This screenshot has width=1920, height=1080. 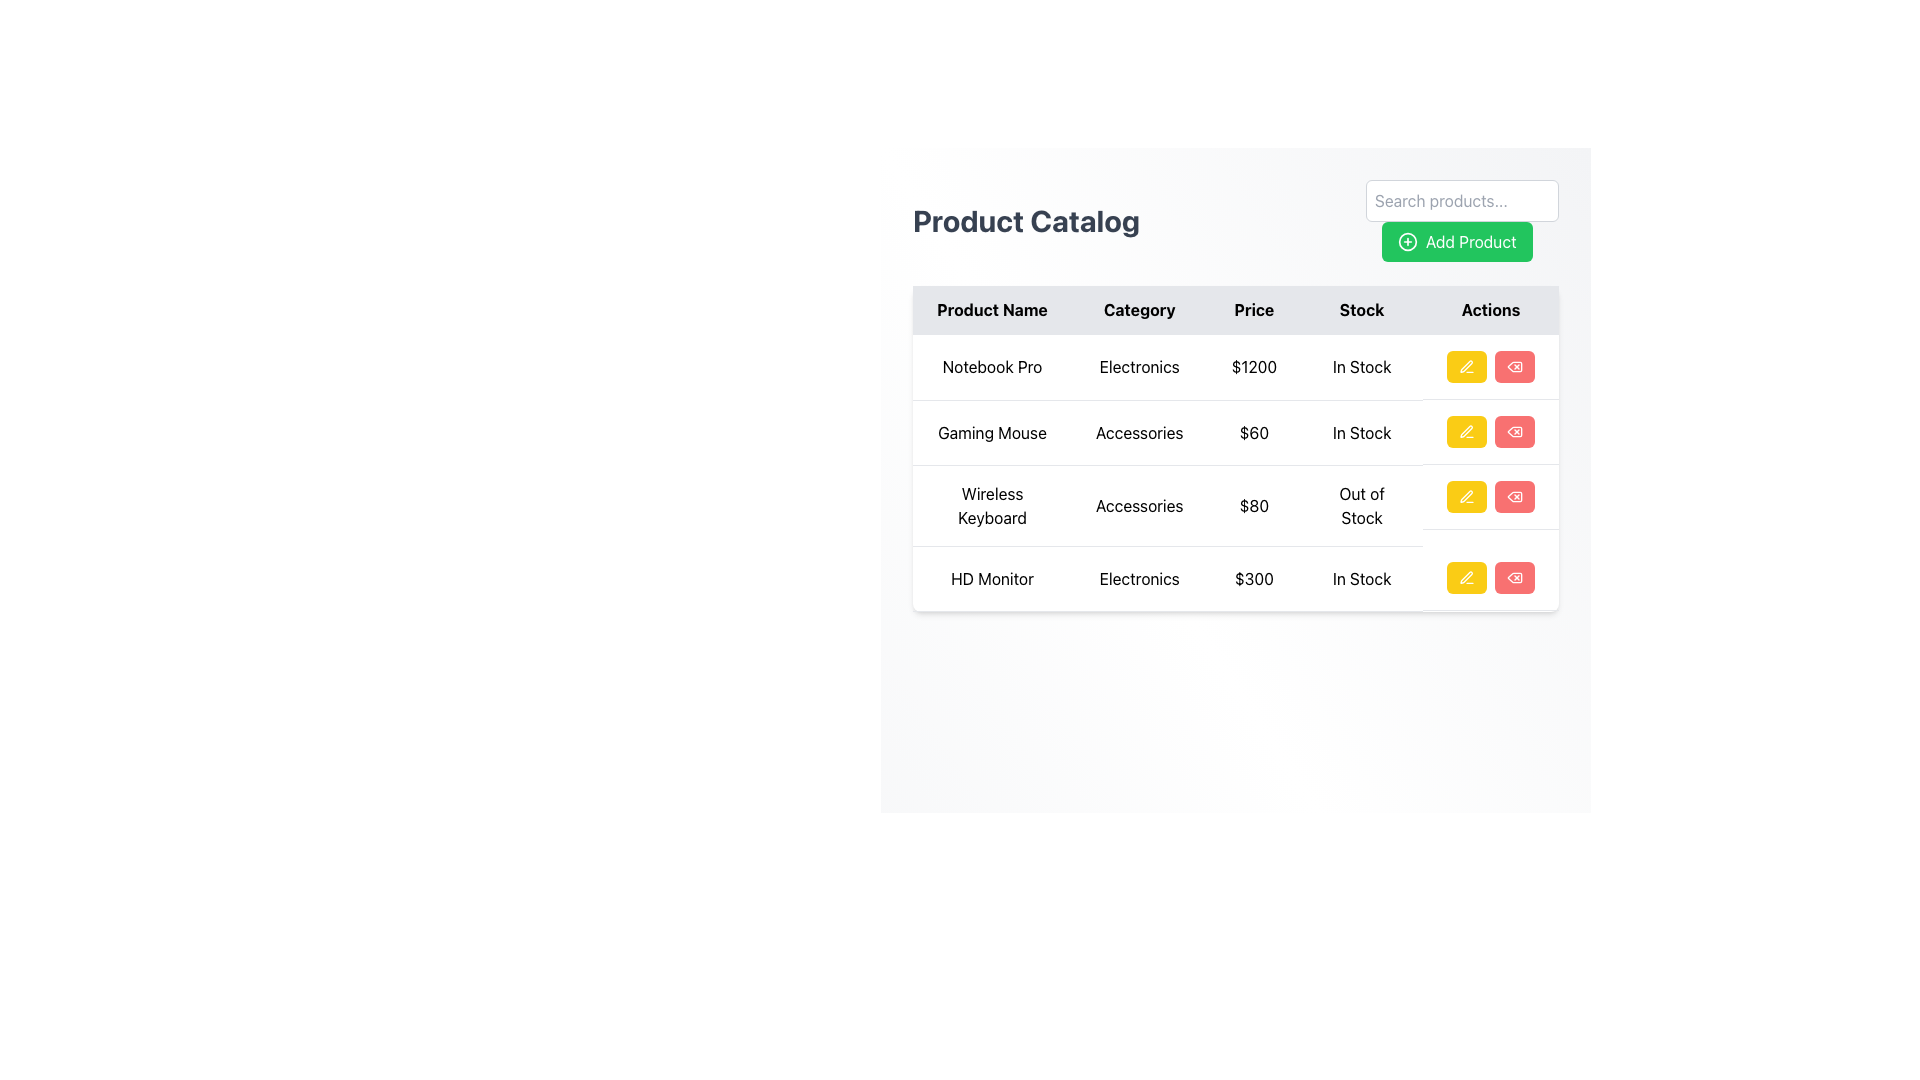 What do you see at coordinates (1139, 367) in the screenshot?
I see `the 'Electronics' text label which is the second cell in the row for 'Notebook Pro' in the product table` at bounding box center [1139, 367].